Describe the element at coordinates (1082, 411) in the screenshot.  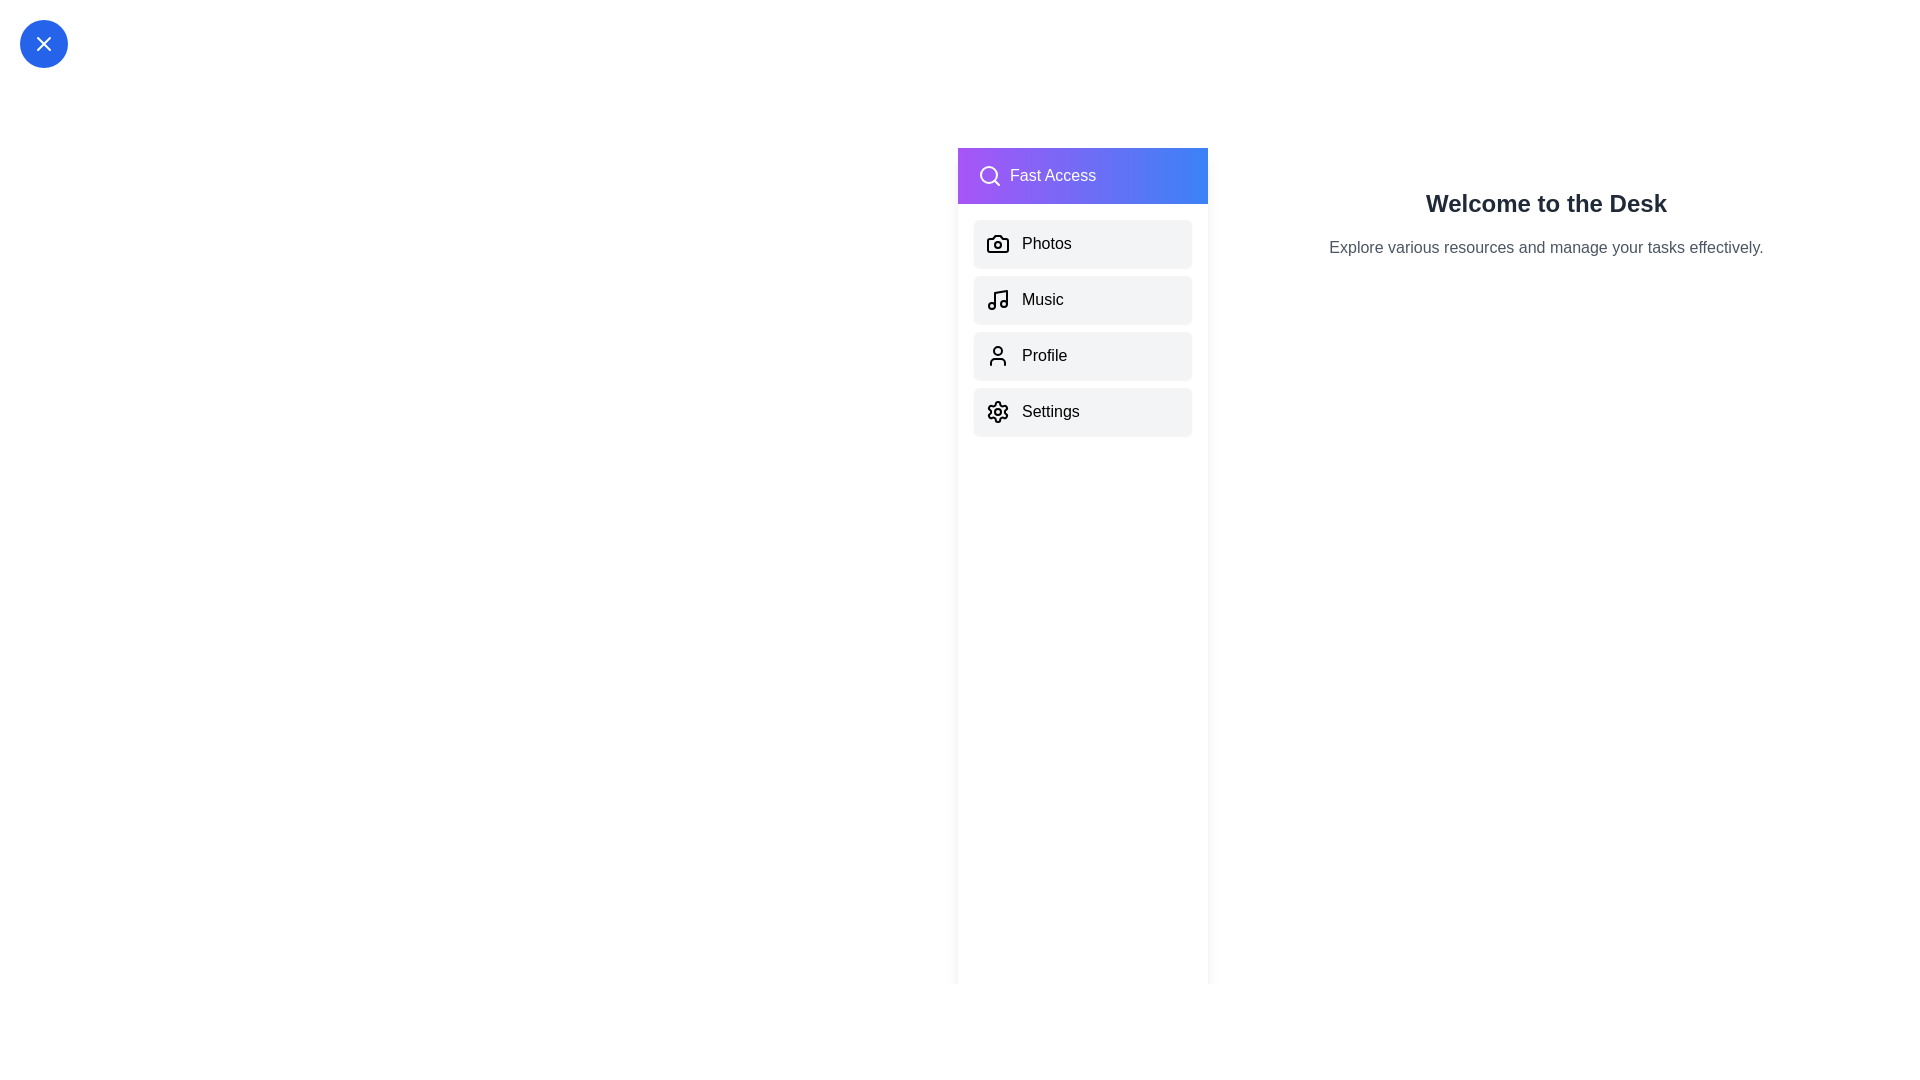
I see `the drawer item labeled Settings` at that location.